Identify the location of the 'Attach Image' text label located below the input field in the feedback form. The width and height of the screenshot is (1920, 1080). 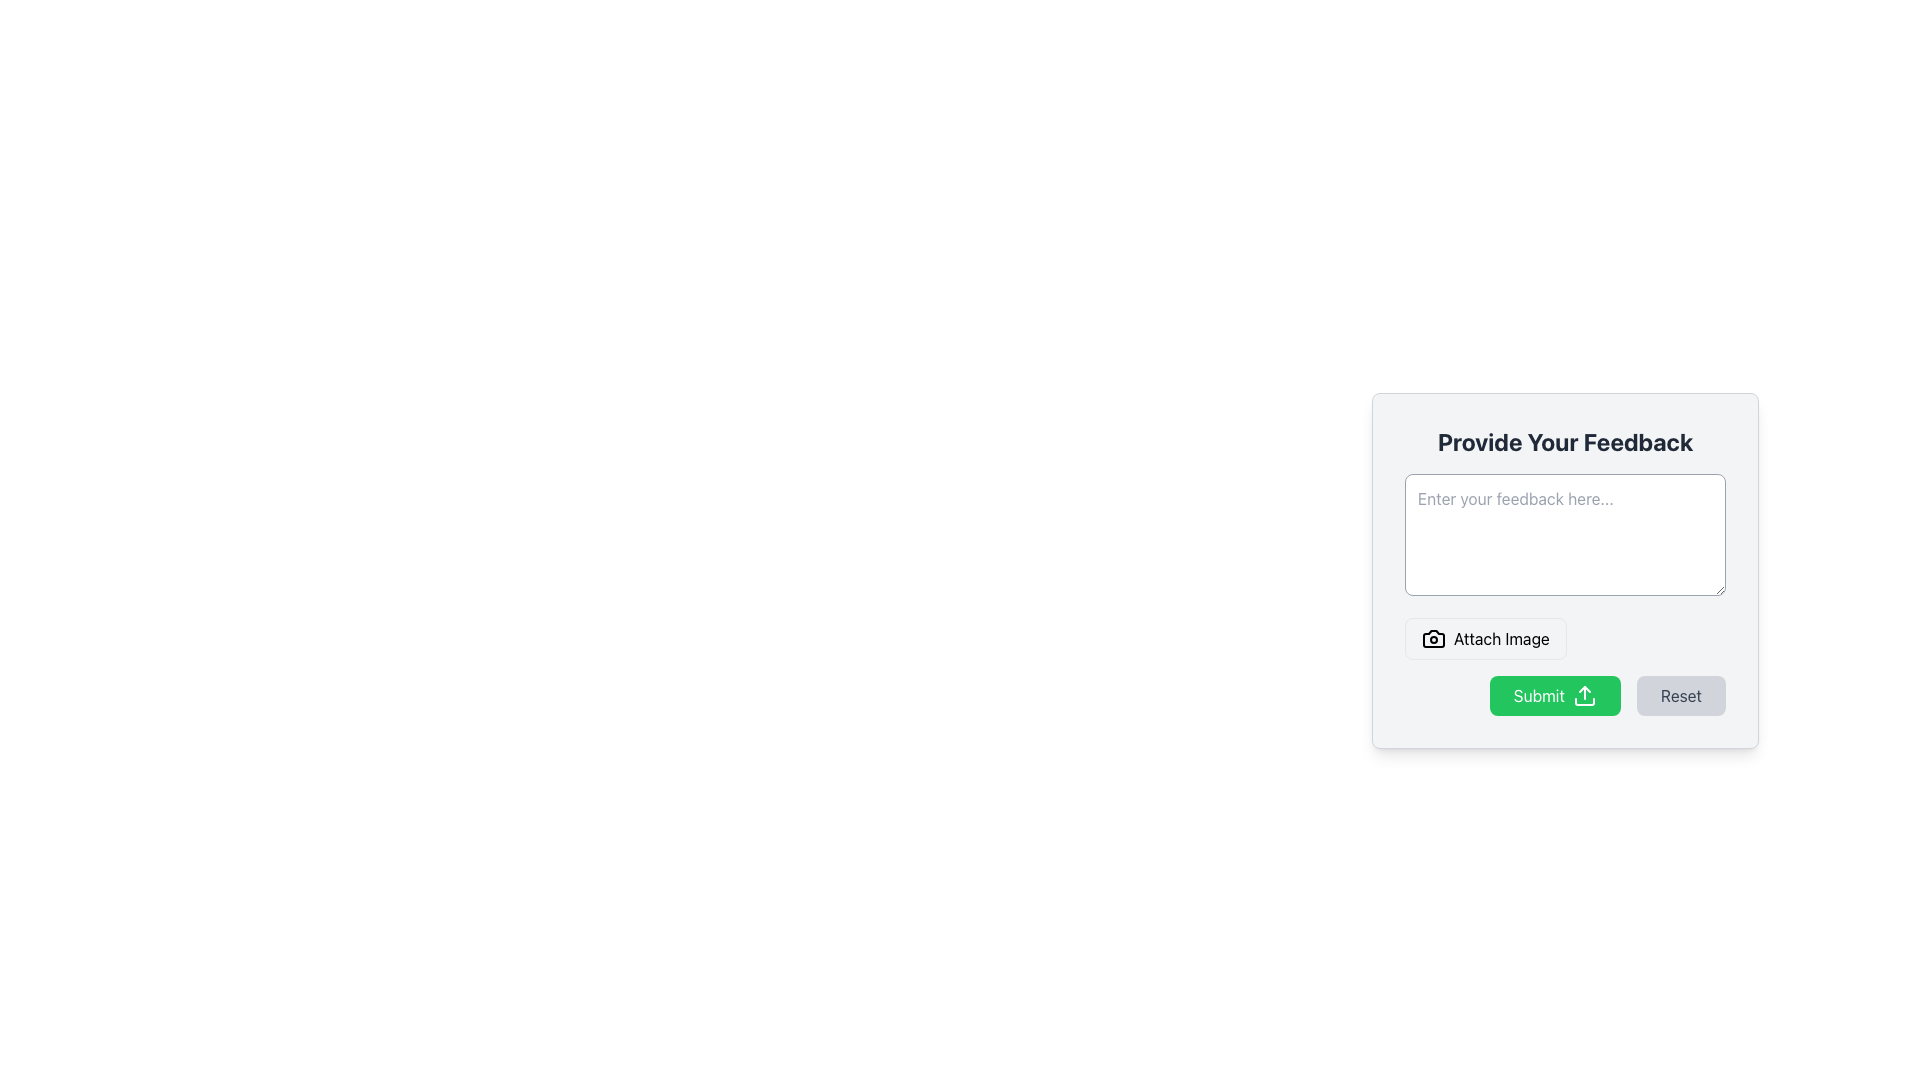
(1501, 639).